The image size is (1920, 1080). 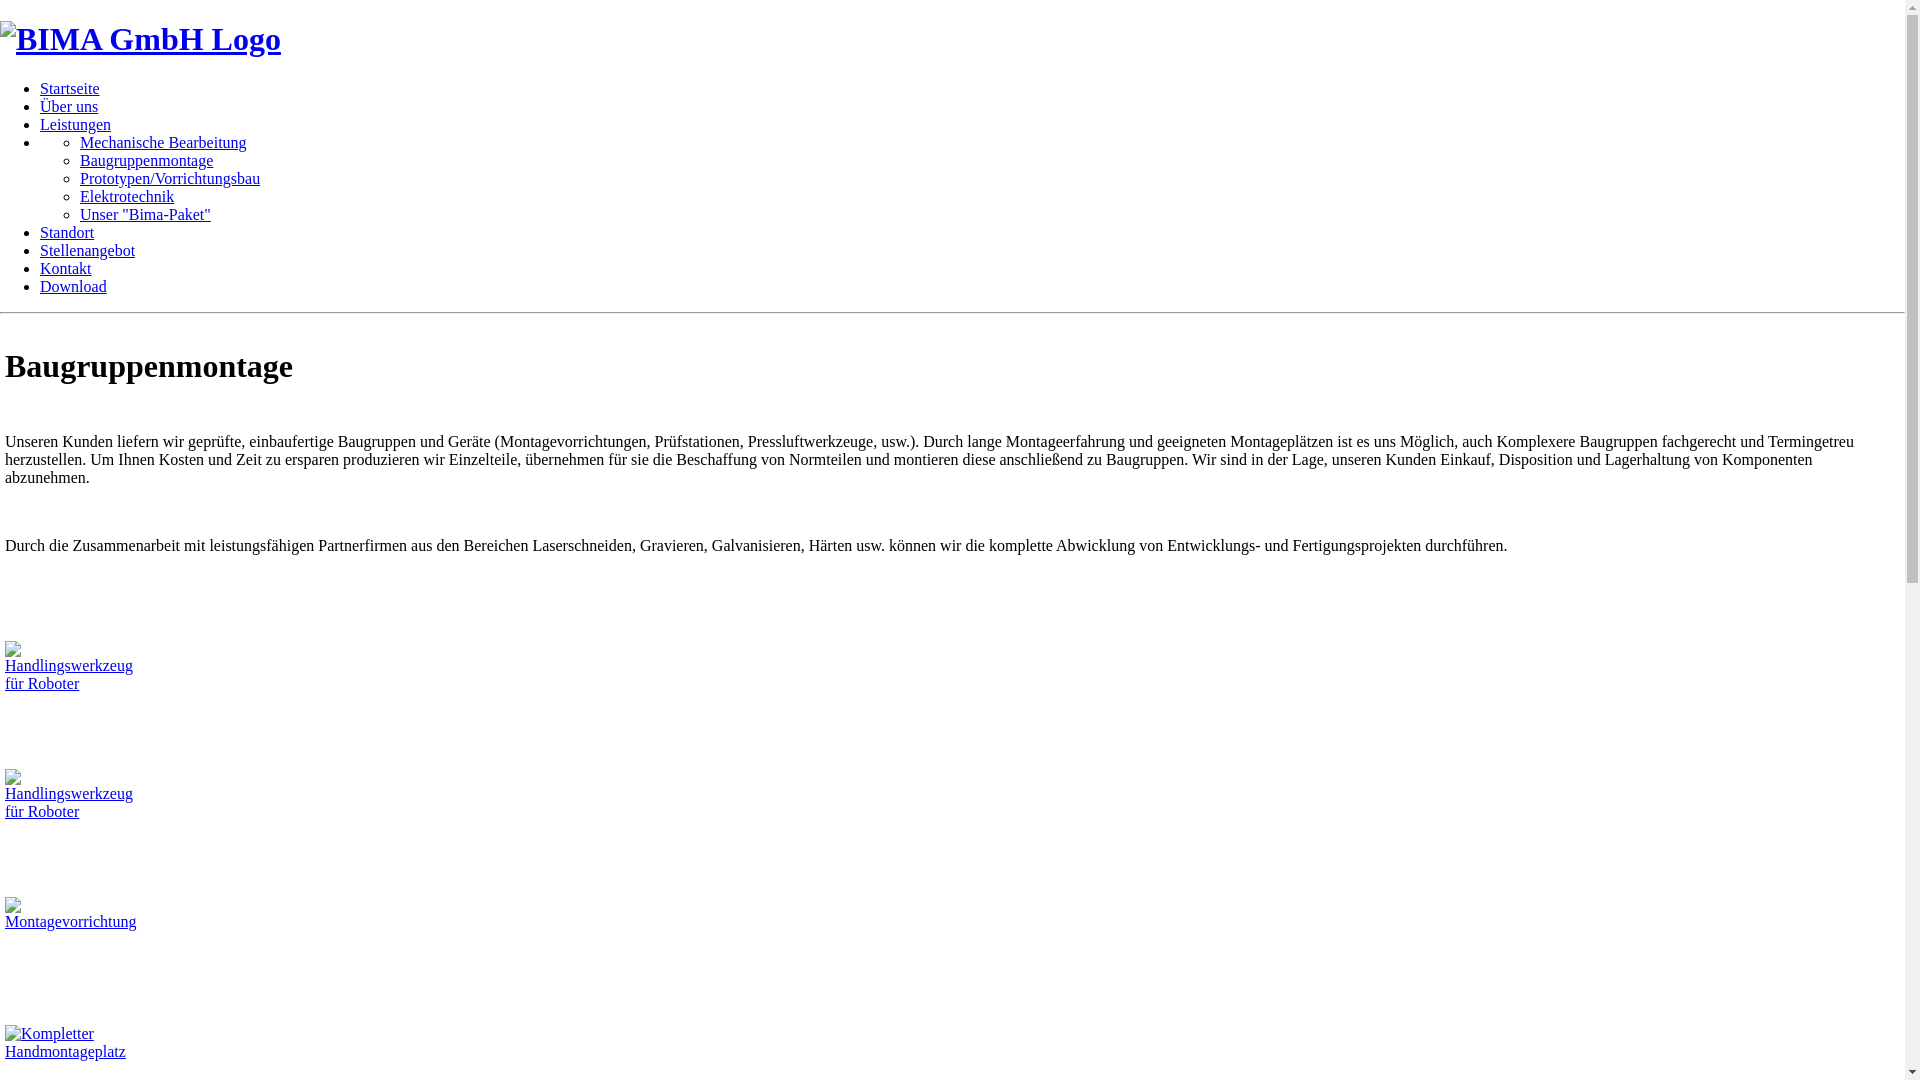 What do you see at coordinates (169, 177) in the screenshot?
I see `'Prototypen/Vorrichtungsbau'` at bounding box center [169, 177].